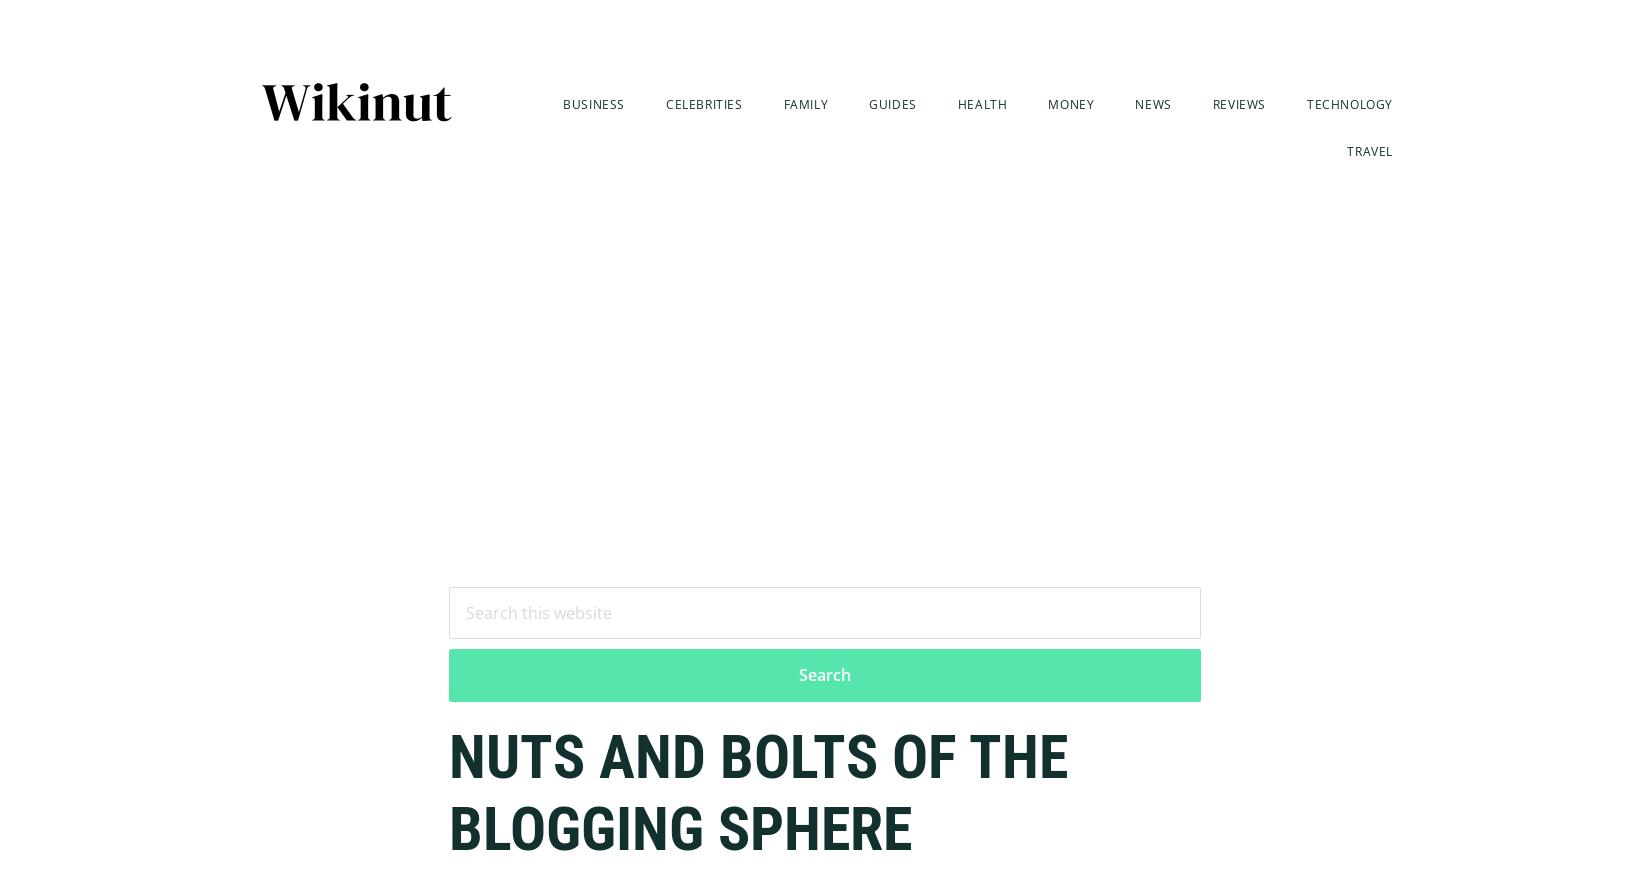  I want to click on 'Travel', so click(1346, 151).